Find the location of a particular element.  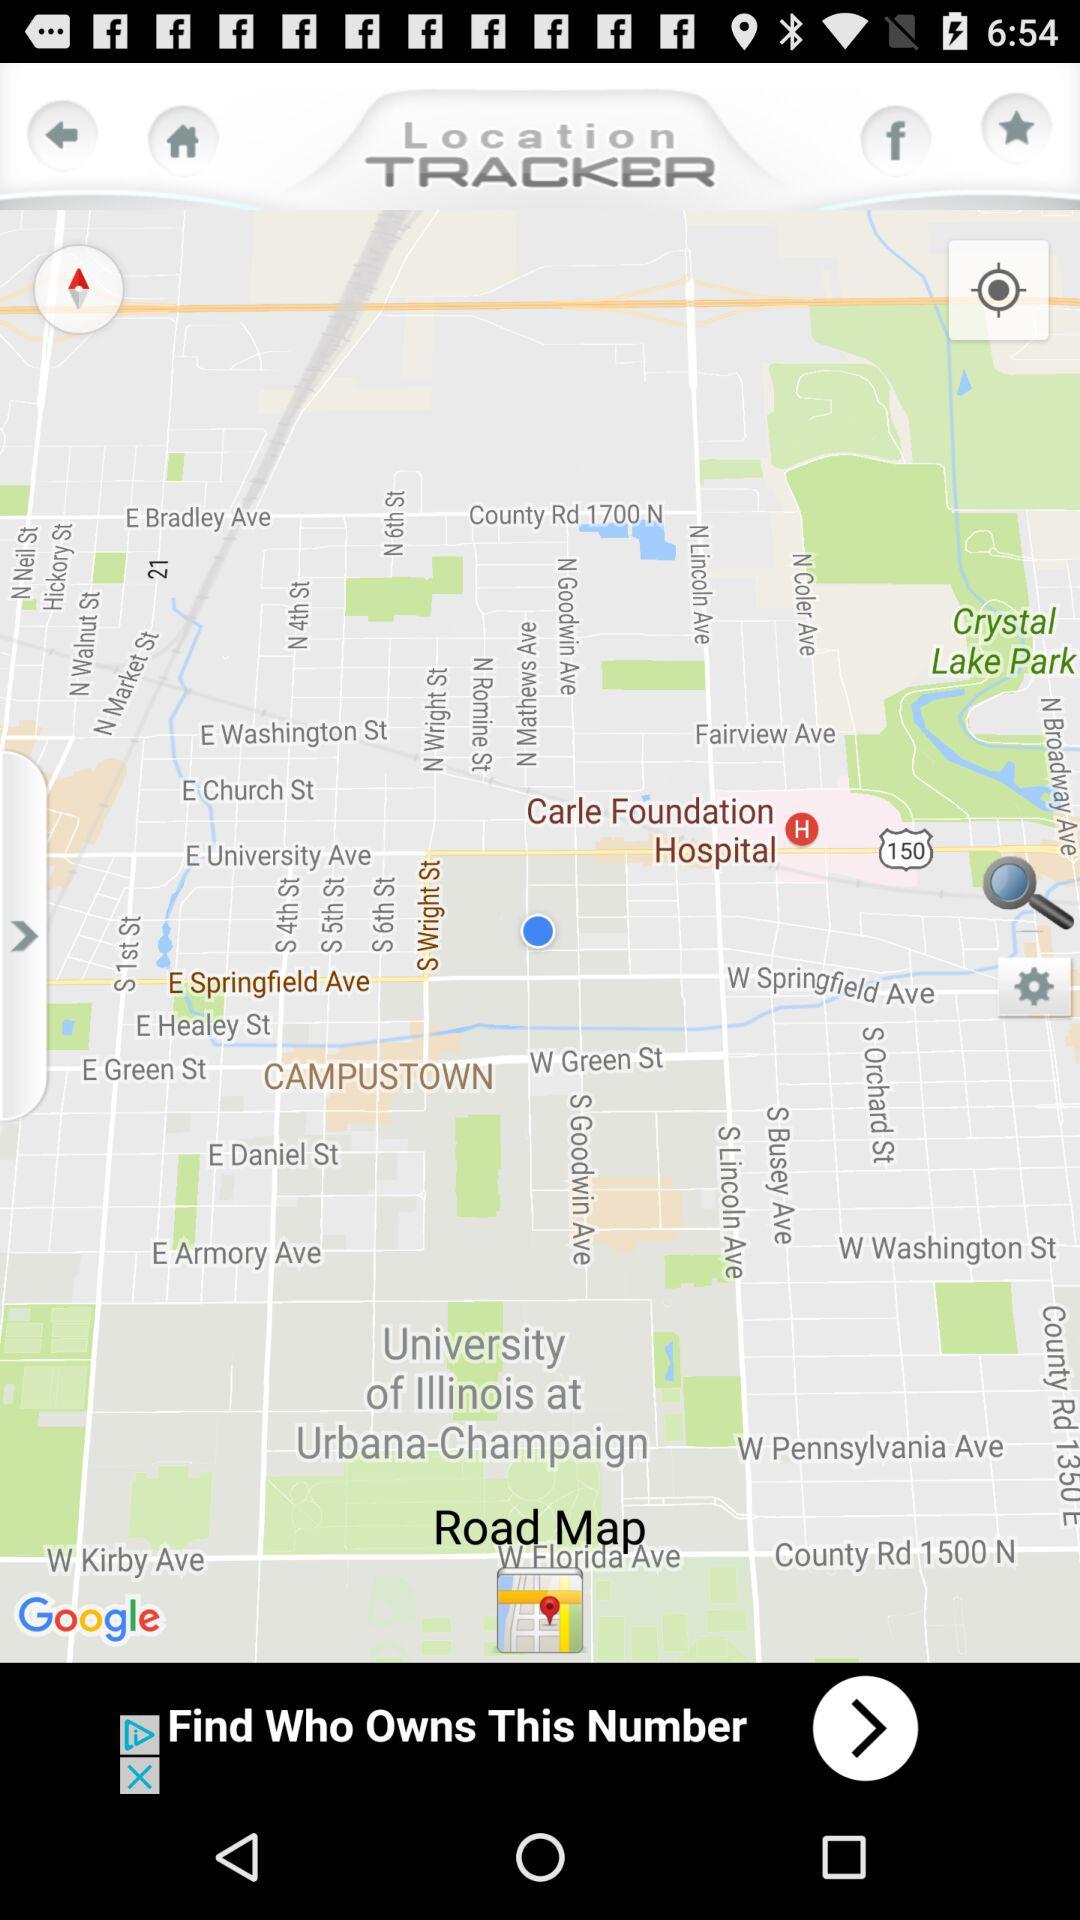

the location_crosshair icon is located at coordinates (998, 310).